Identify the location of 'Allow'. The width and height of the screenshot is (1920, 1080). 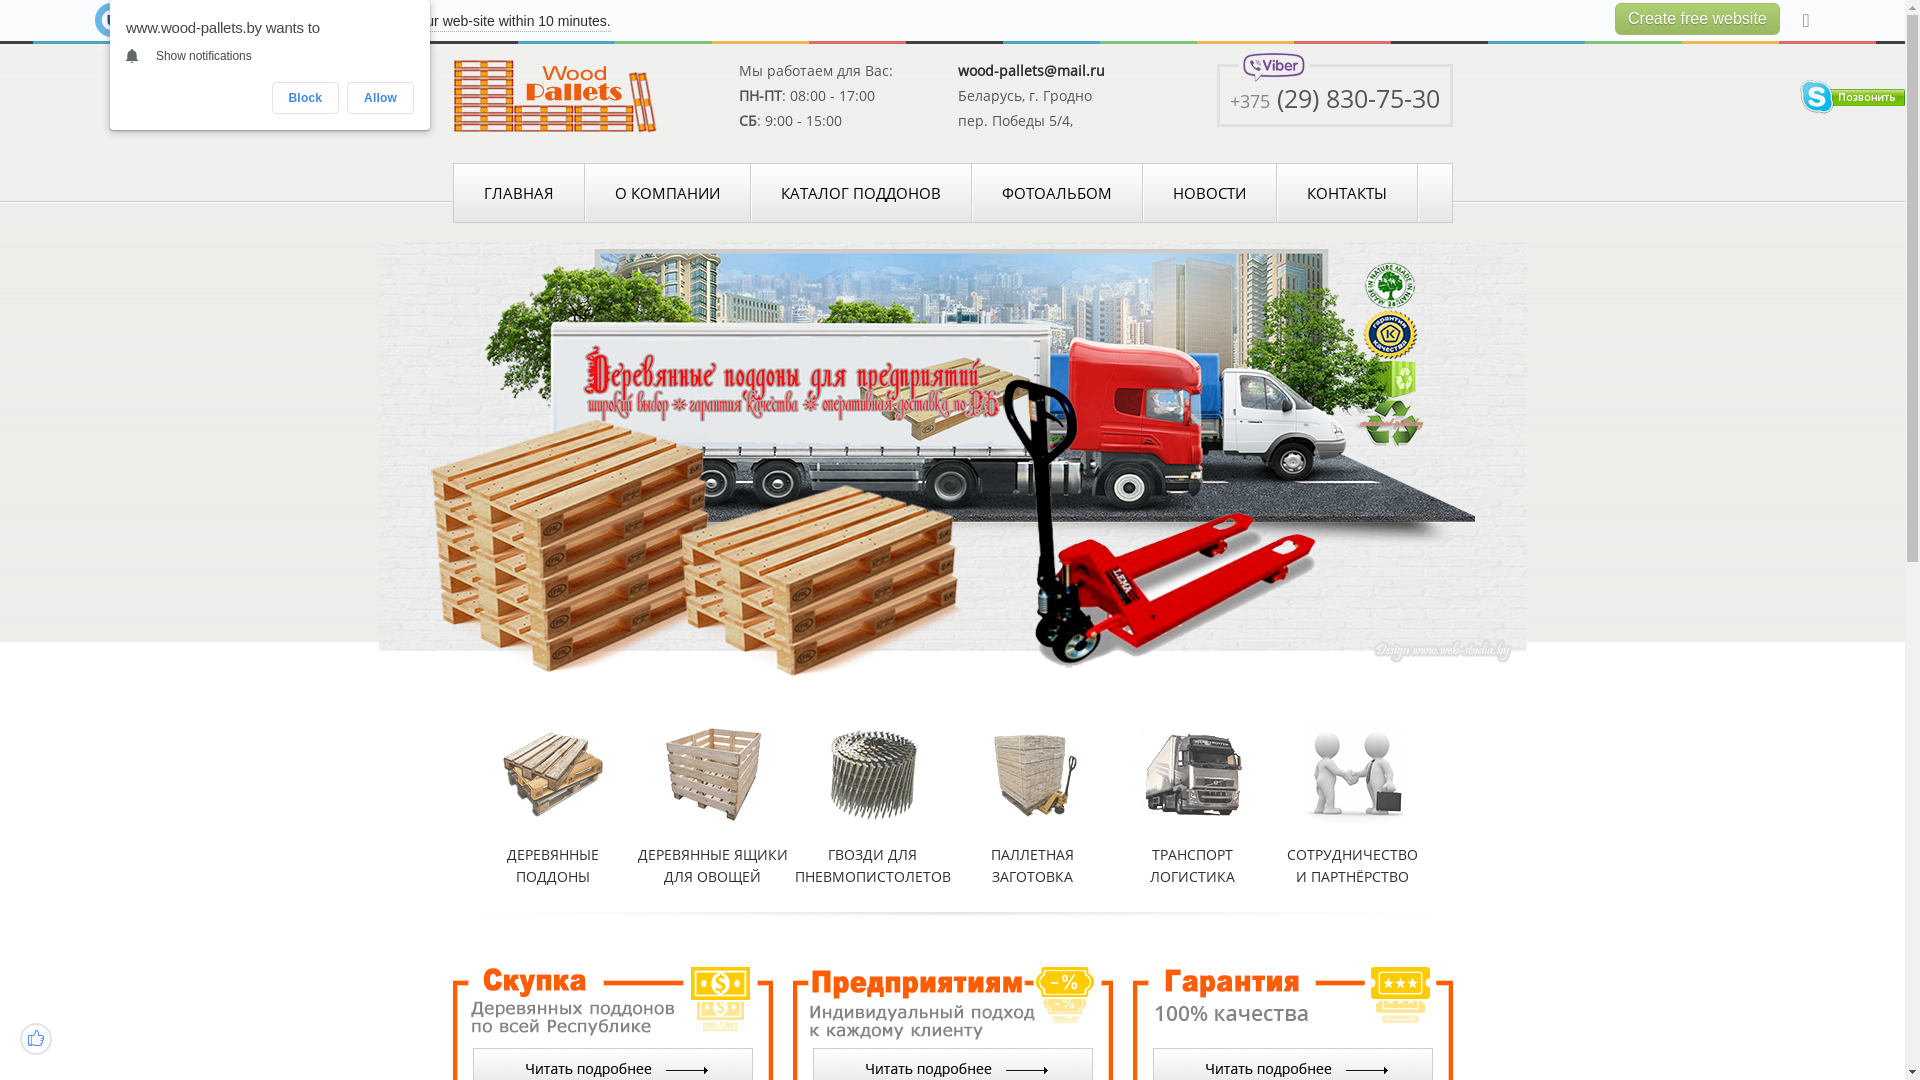
(380, 97).